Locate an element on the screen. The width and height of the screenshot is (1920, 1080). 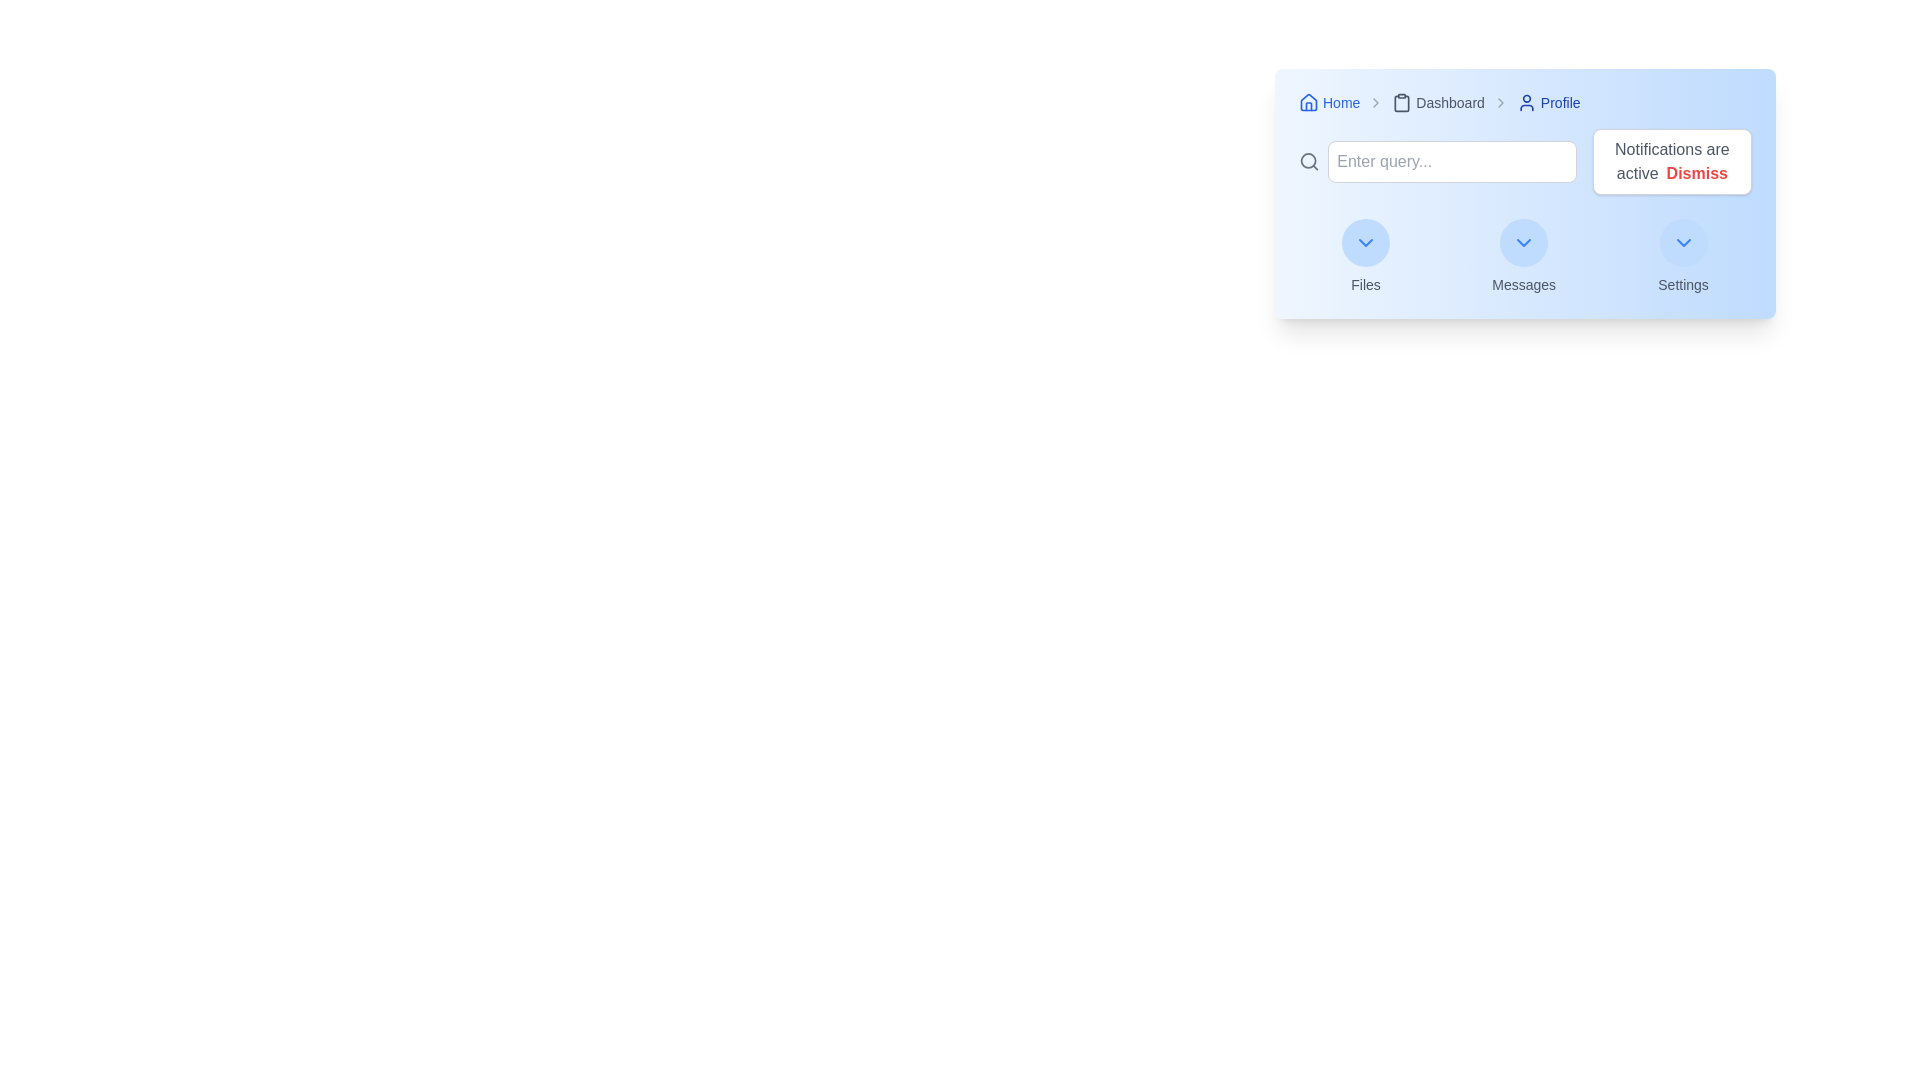
the right-facing chevron icon styled as a dropdown arrow located in the bottom-right corner of the card interface is located at coordinates (1682, 242).